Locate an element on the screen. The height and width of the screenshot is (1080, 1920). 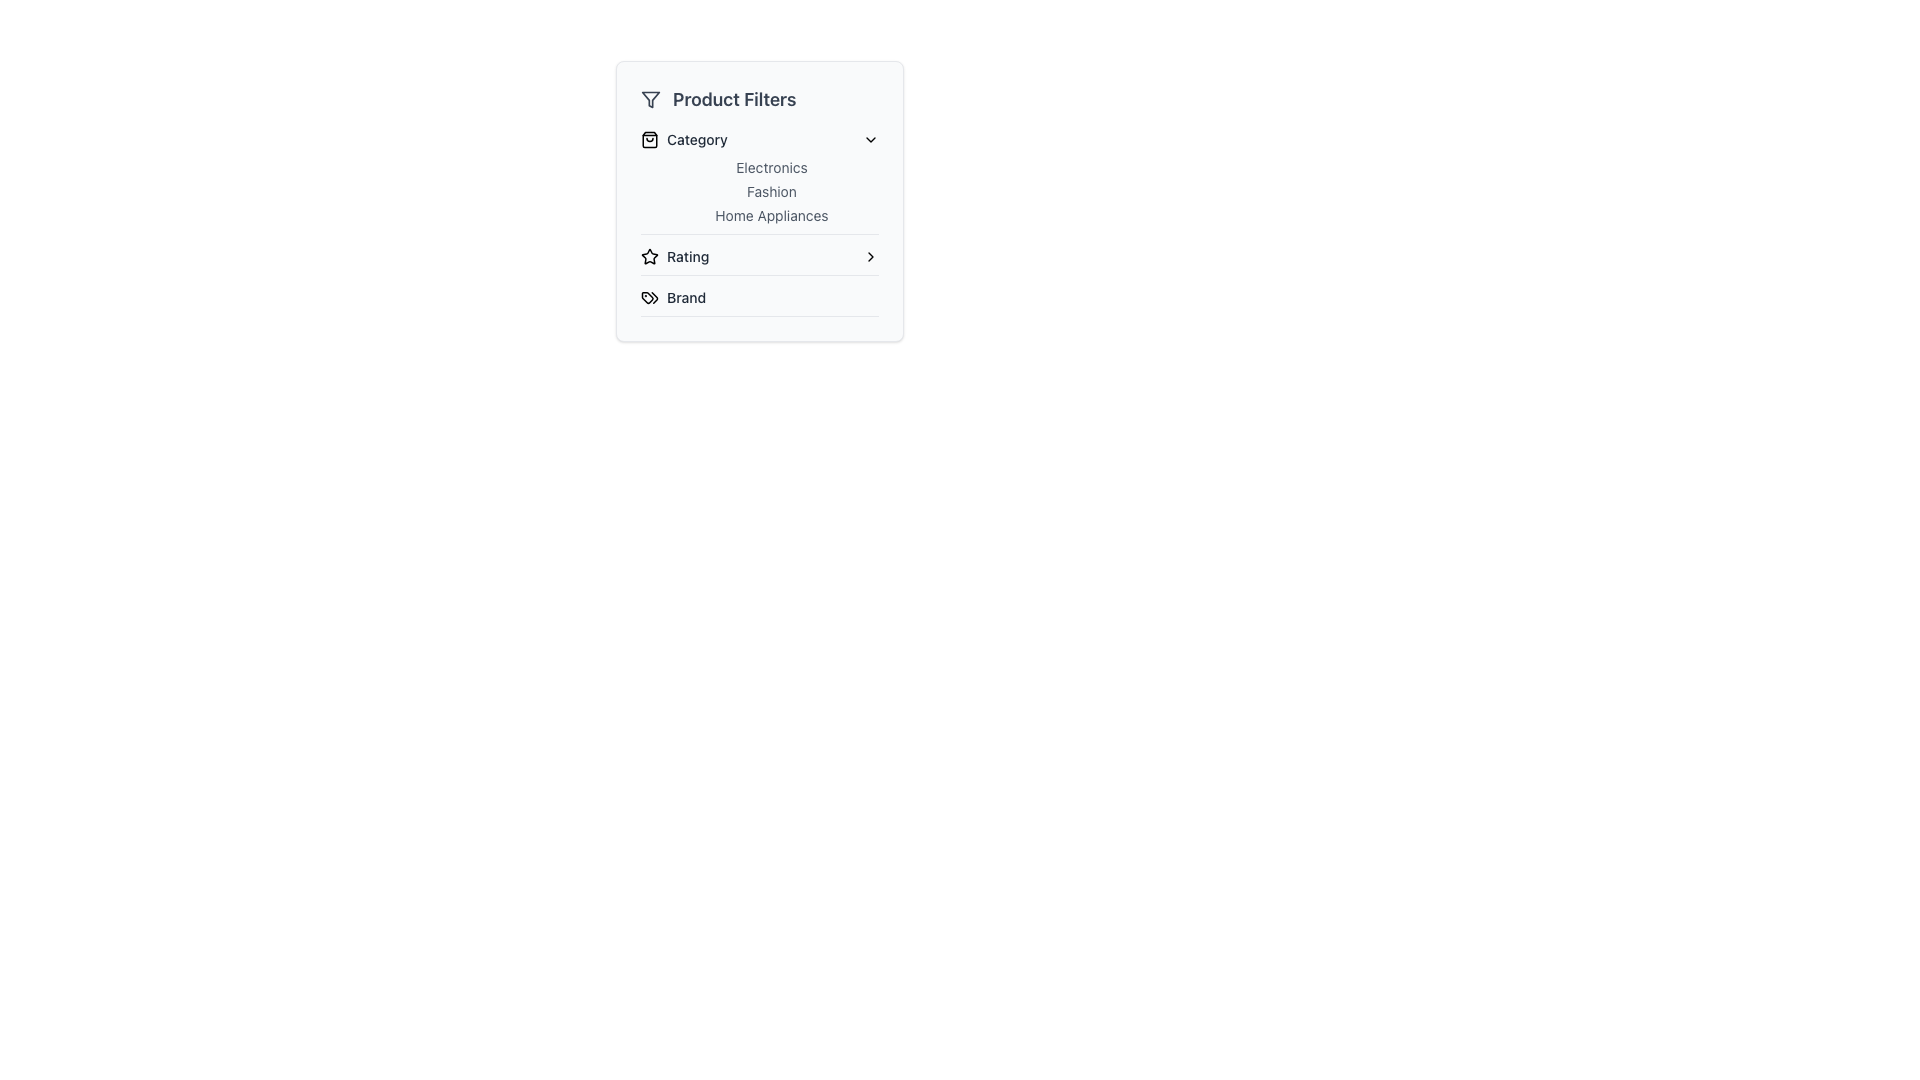
the third text label in the 'Category' section is located at coordinates (771, 216).